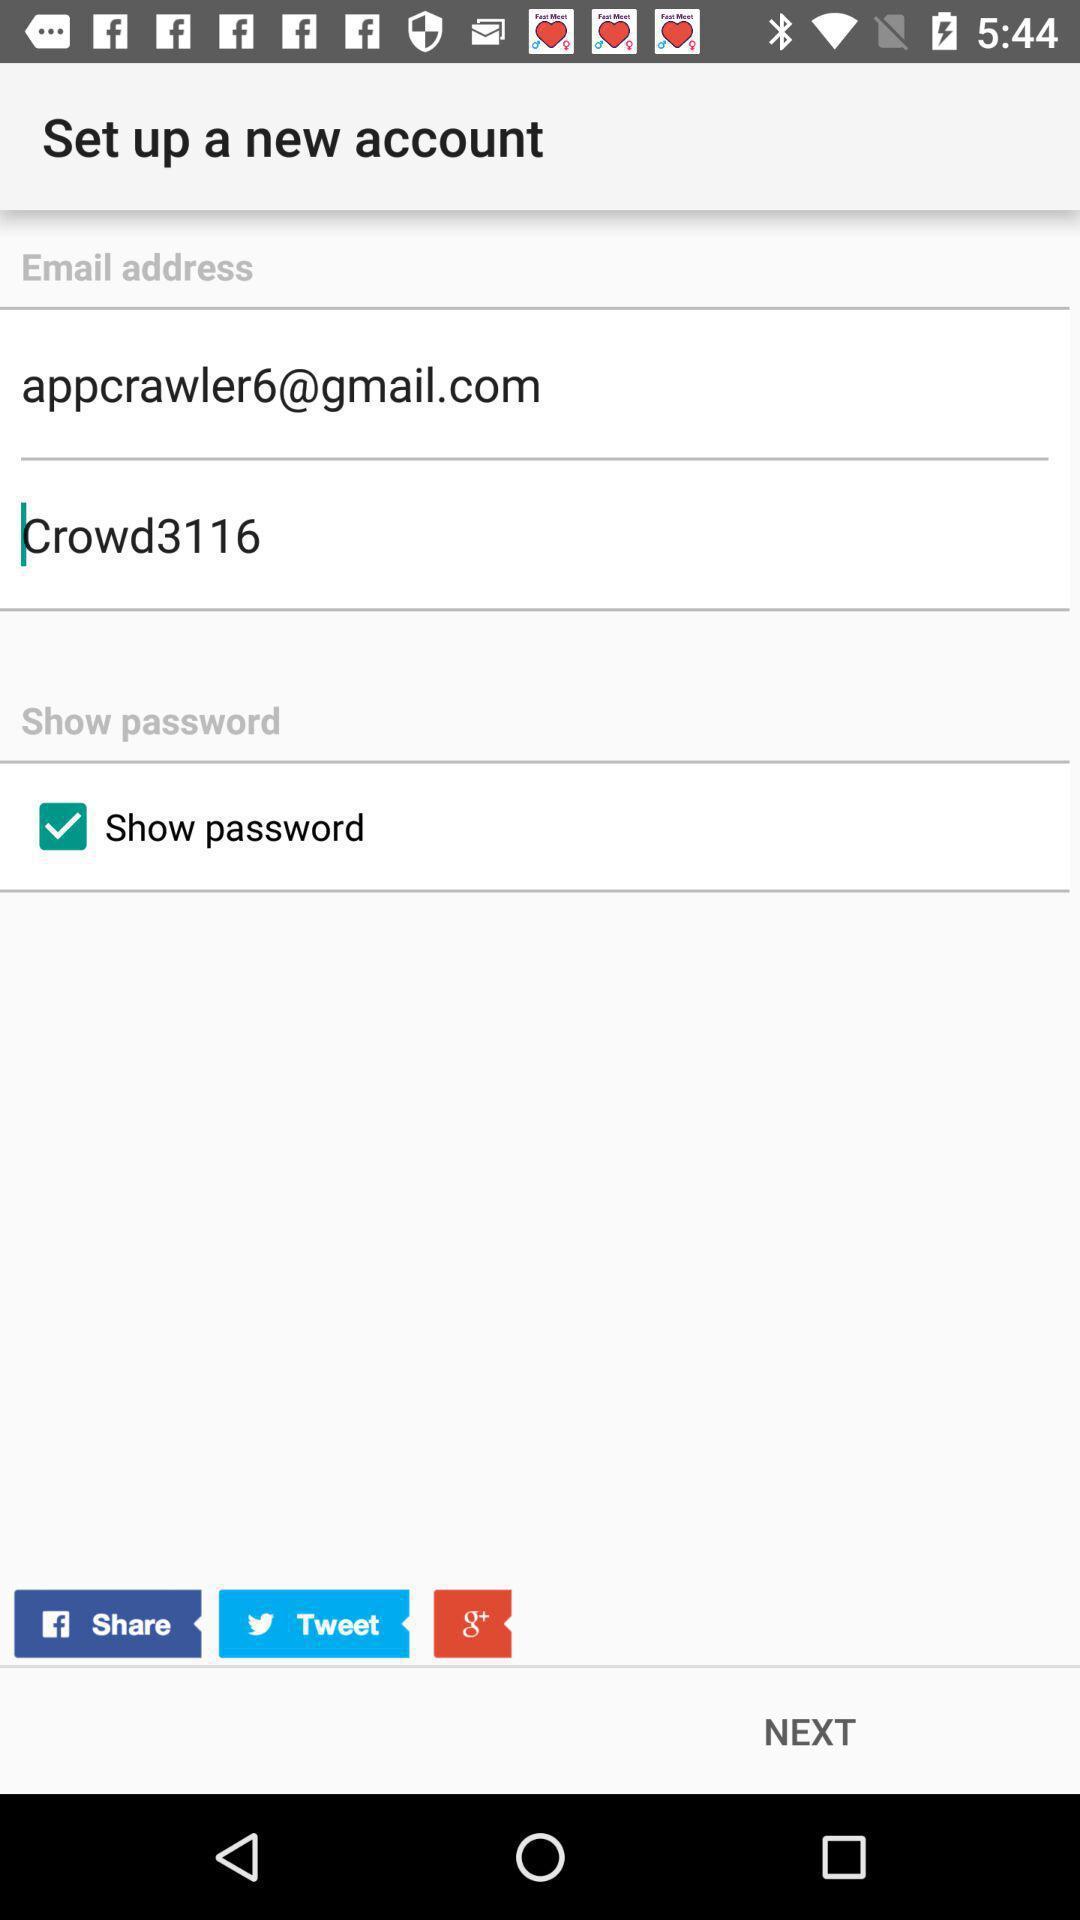 The width and height of the screenshot is (1080, 1920). Describe the element at coordinates (533, 534) in the screenshot. I see `the crowd3116` at that location.